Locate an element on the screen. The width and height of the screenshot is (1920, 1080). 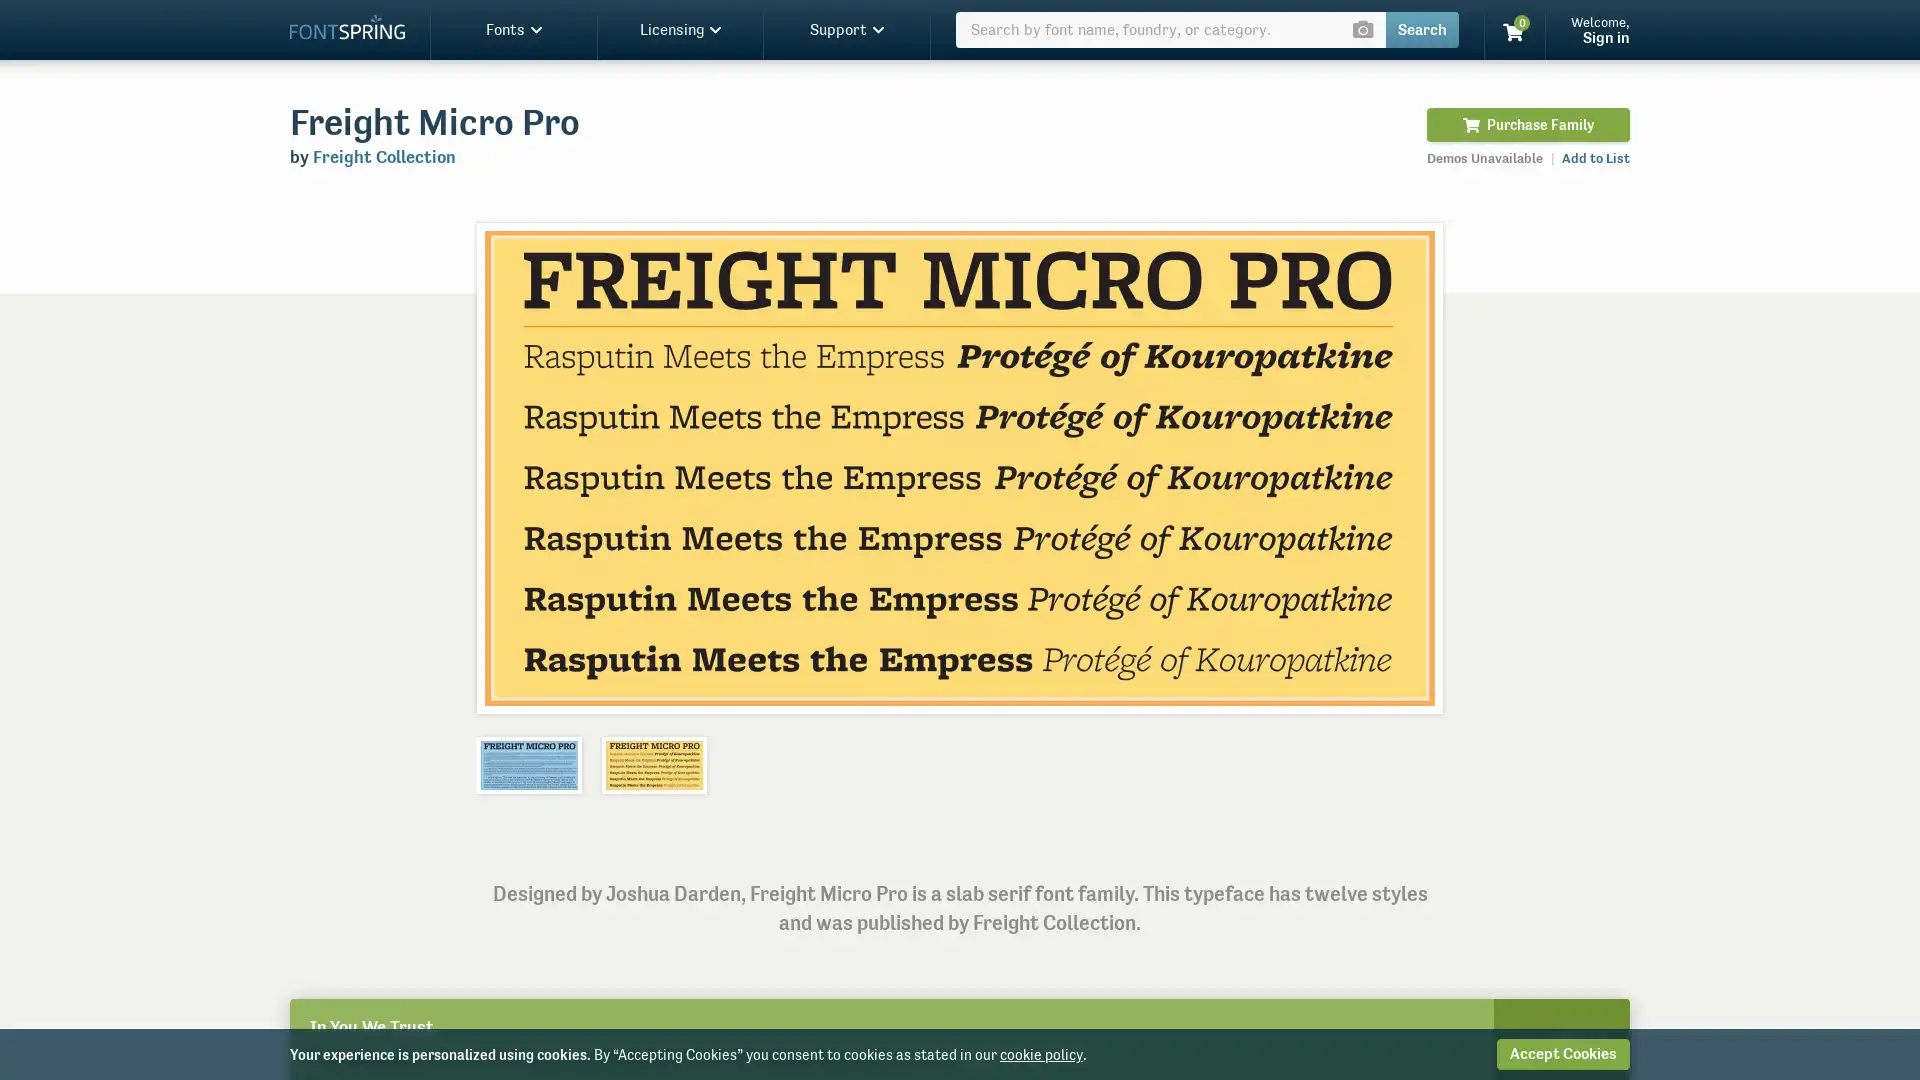
Search is located at coordinates (1421, 30).